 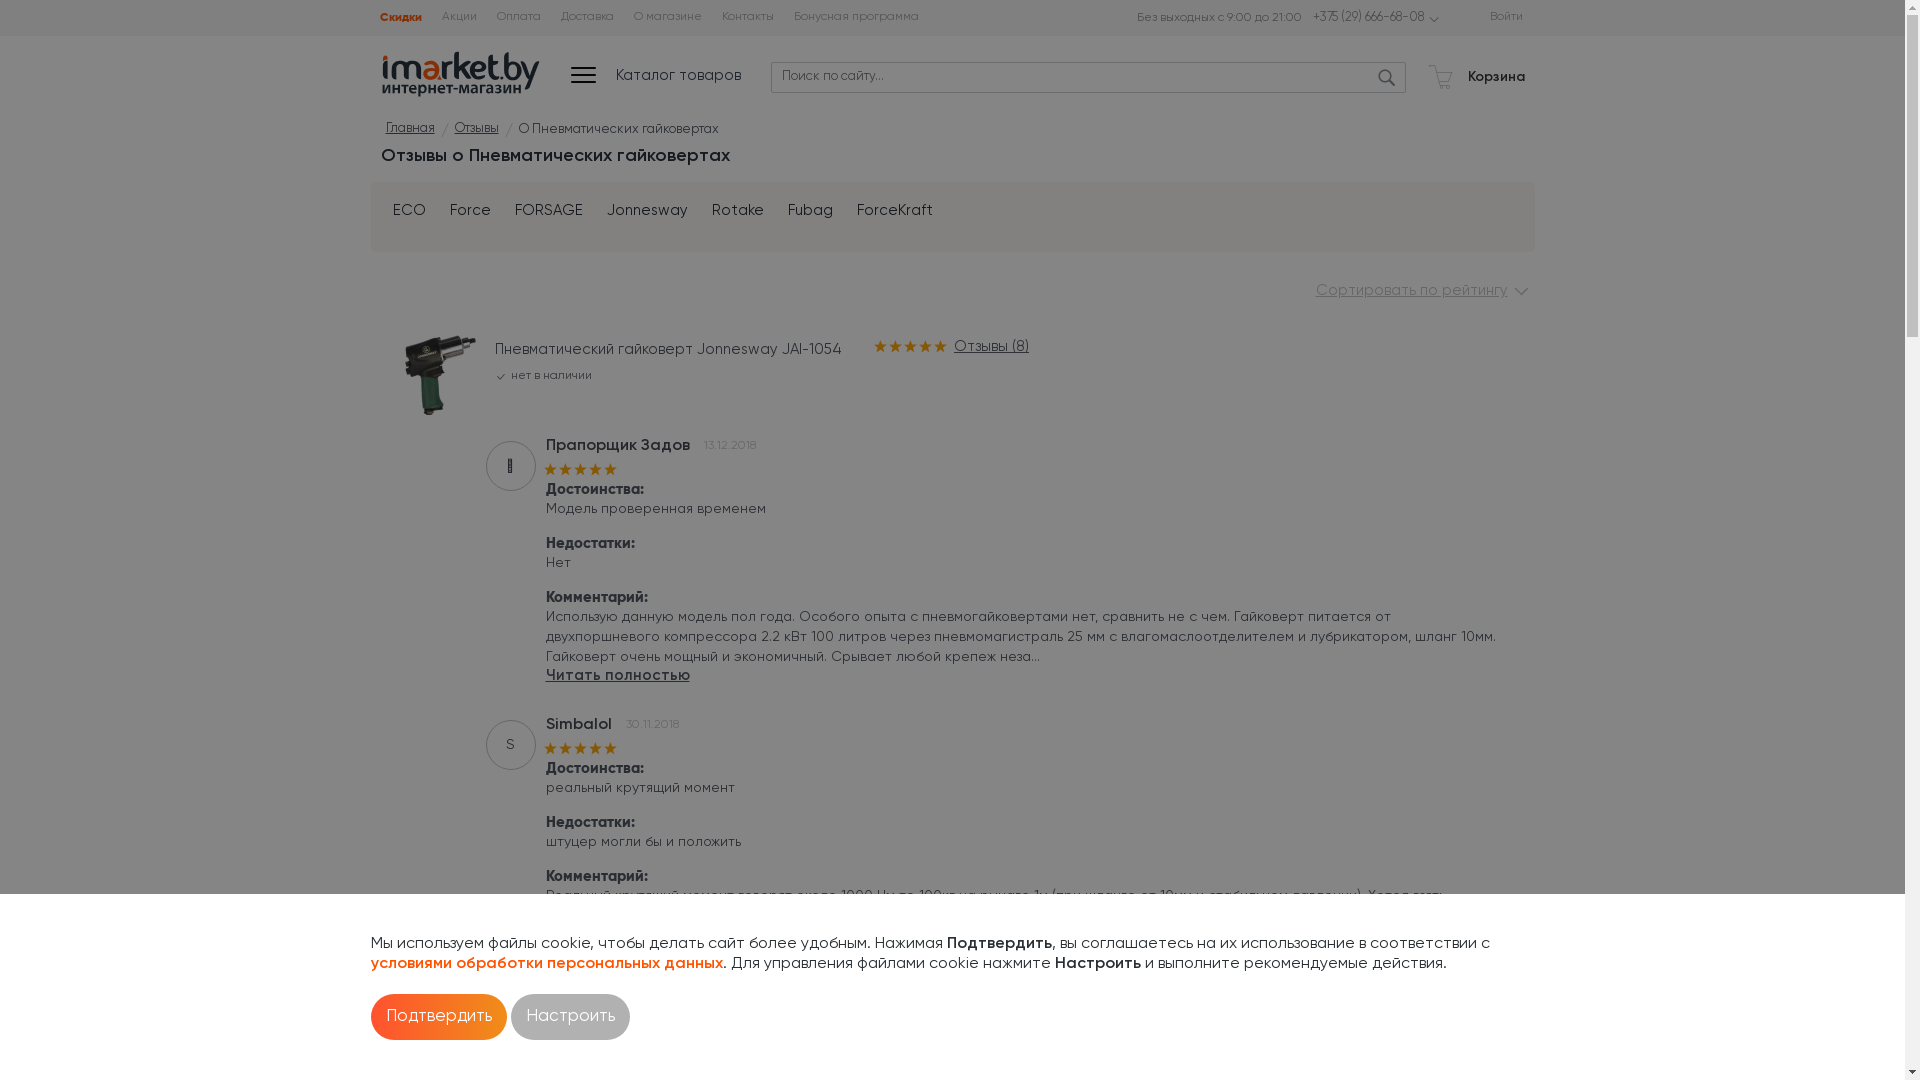 What do you see at coordinates (593, 211) in the screenshot?
I see `'Jonnesway'` at bounding box center [593, 211].